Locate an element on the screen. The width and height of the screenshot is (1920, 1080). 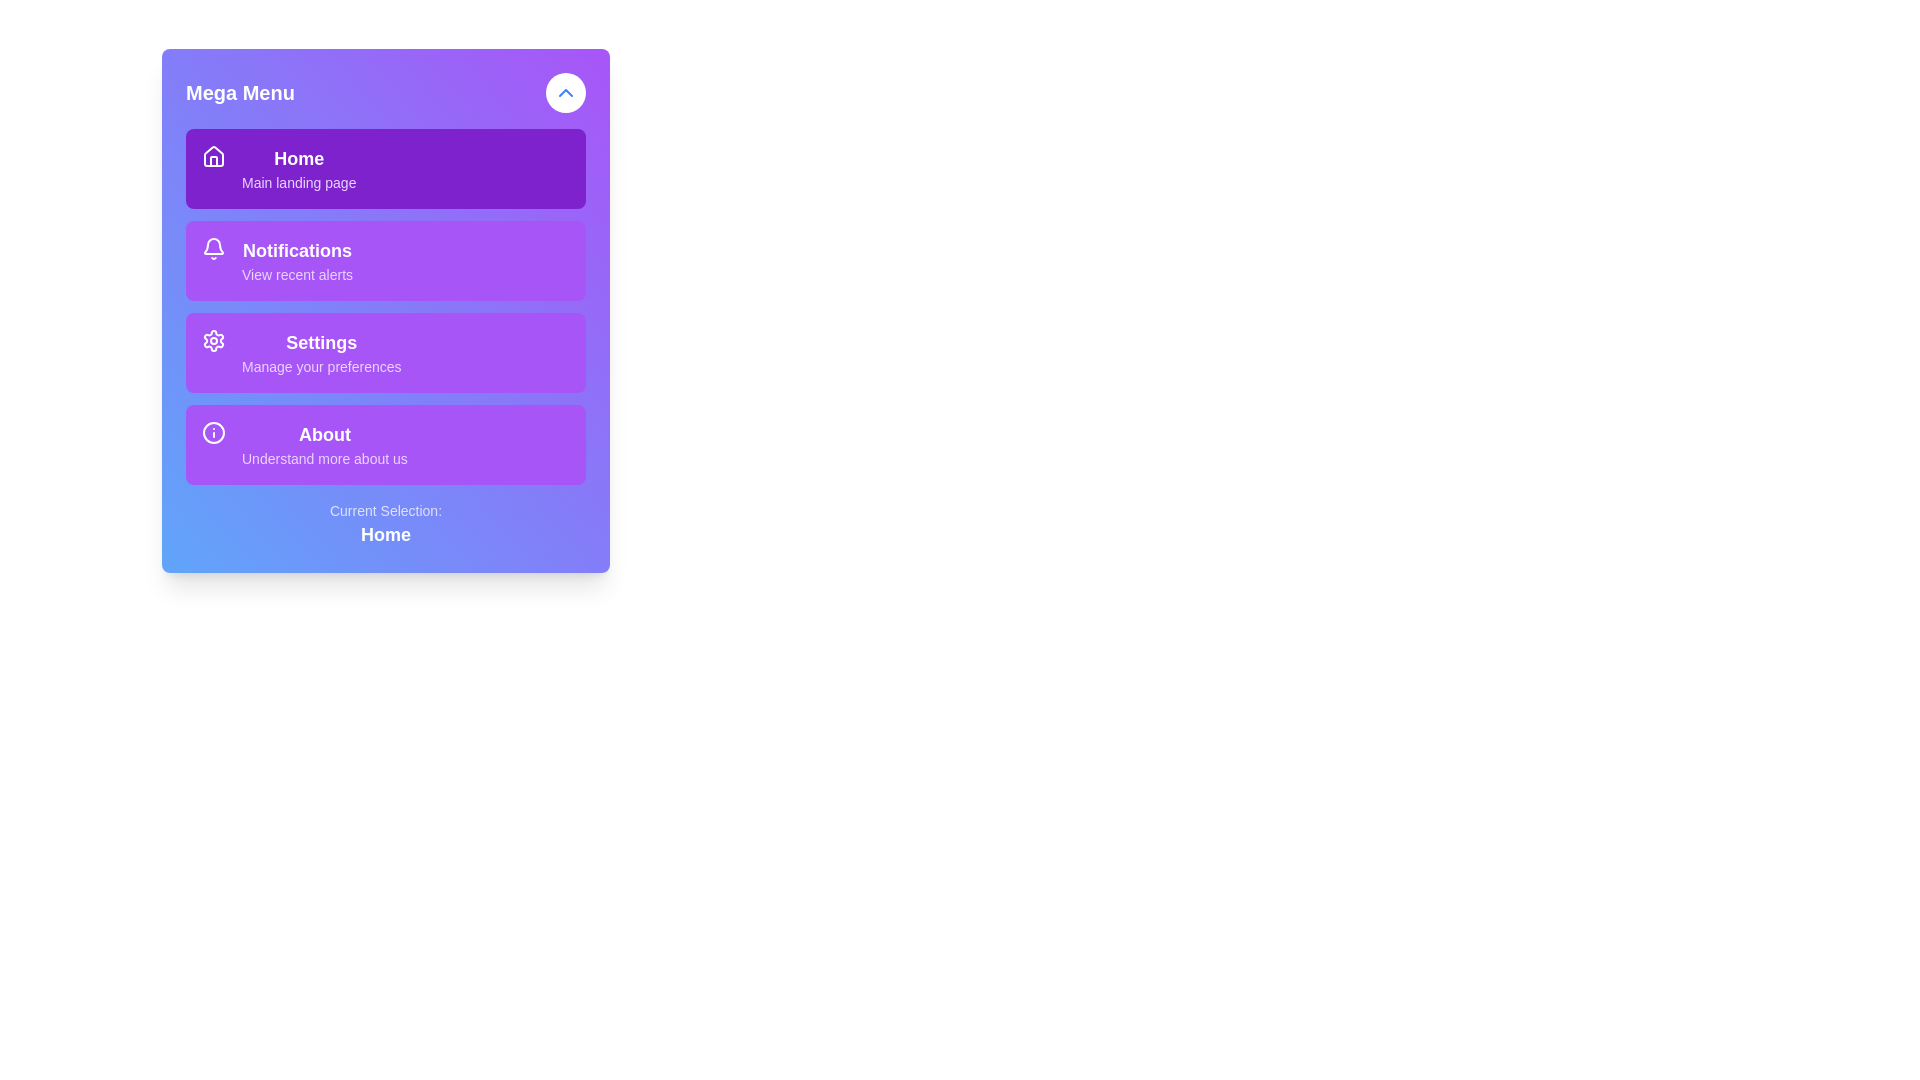
the small graphical house icon element located in the top-left corner of the Mega Menu card, positioned before the text 'Home' is located at coordinates (214, 160).